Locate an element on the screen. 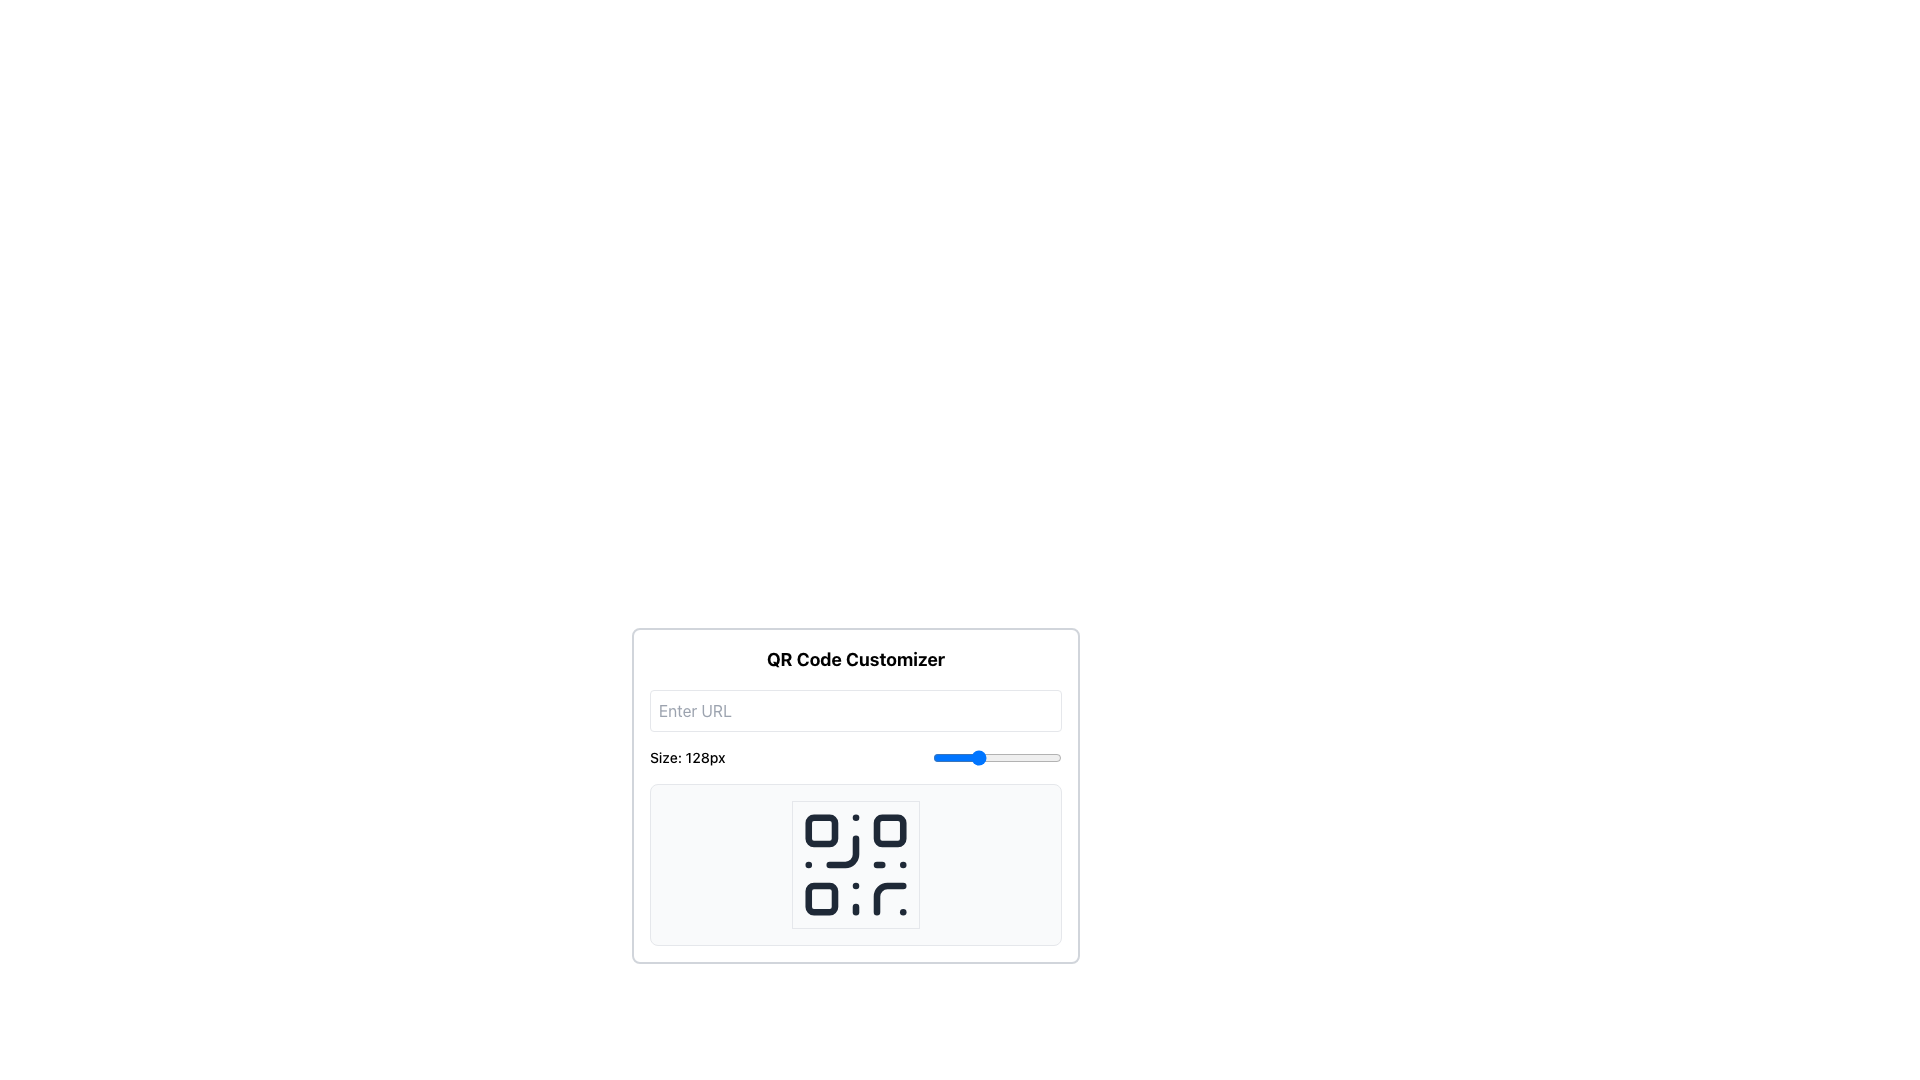 The image size is (1920, 1080). the slider value is located at coordinates (956, 758).